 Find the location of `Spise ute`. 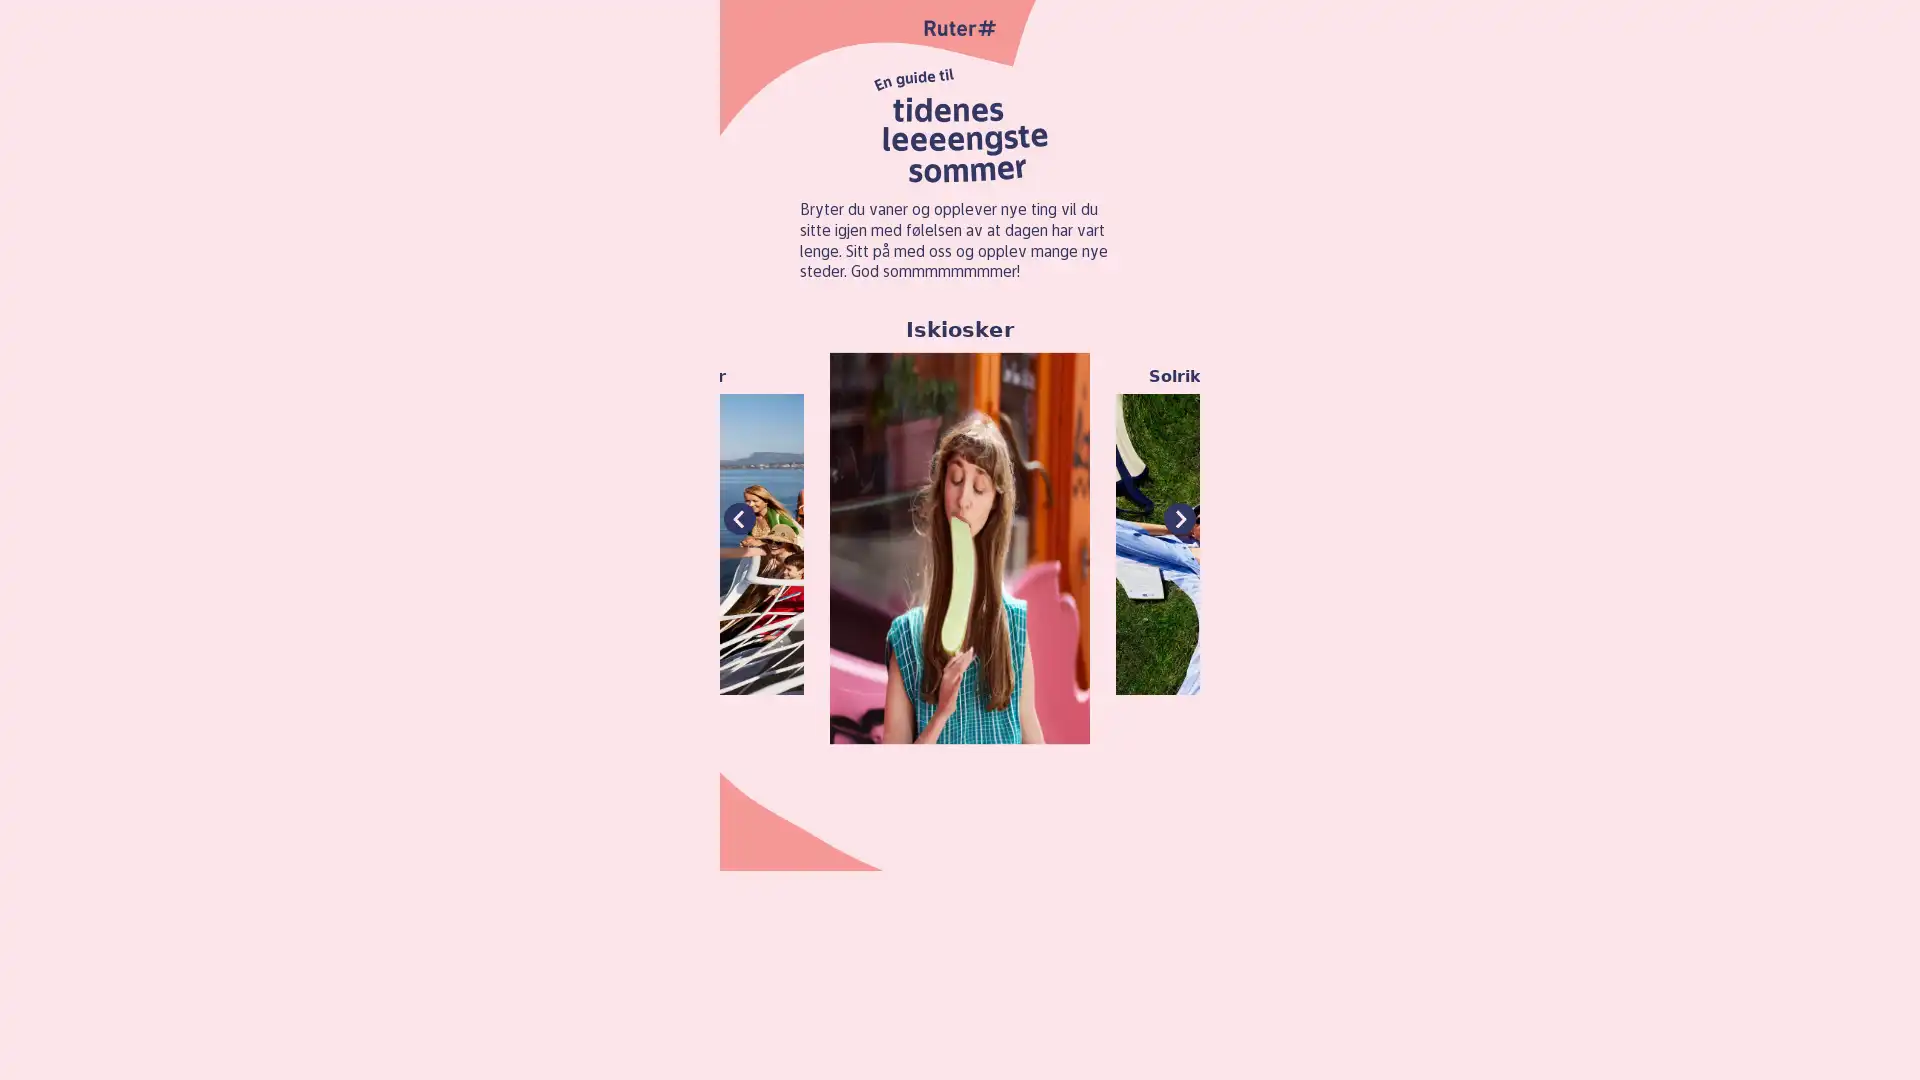

Spise ute is located at coordinates (1726, 530).